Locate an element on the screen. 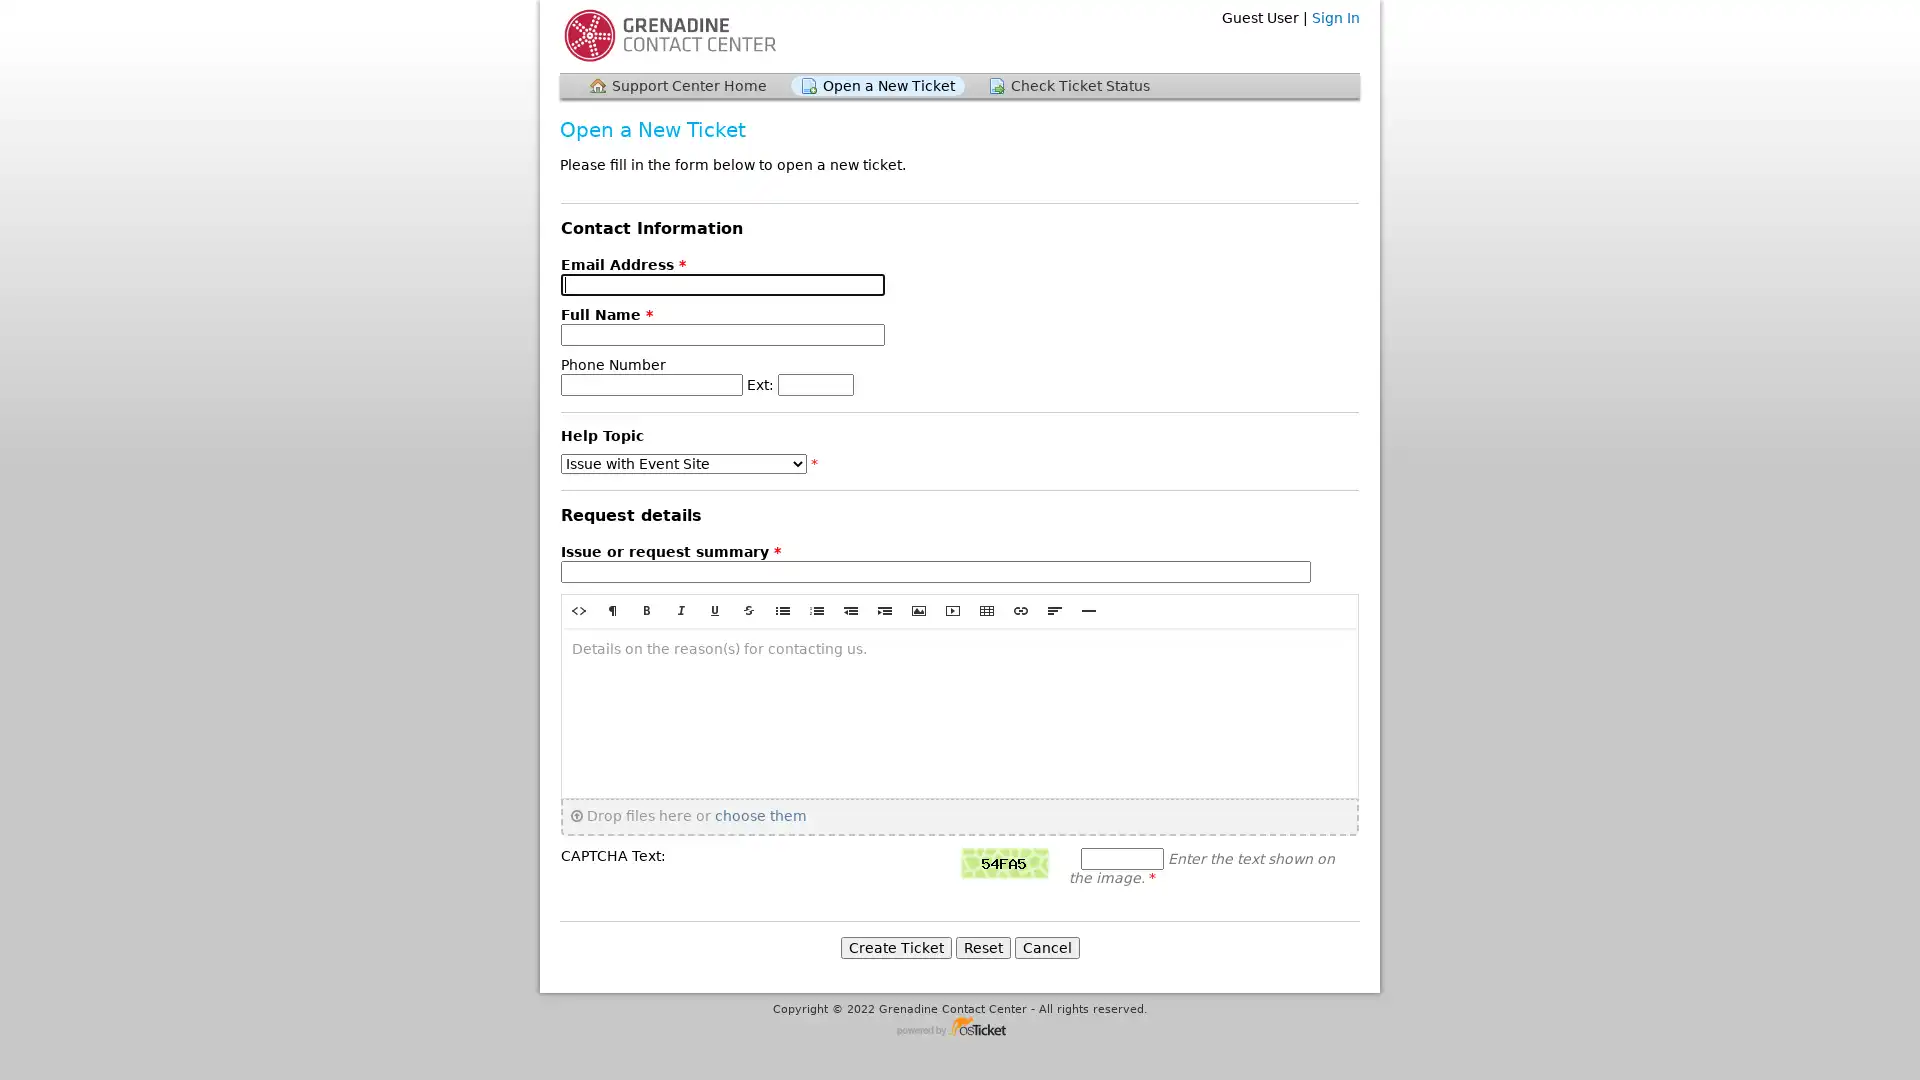  Cancel is located at coordinates (1045, 946).